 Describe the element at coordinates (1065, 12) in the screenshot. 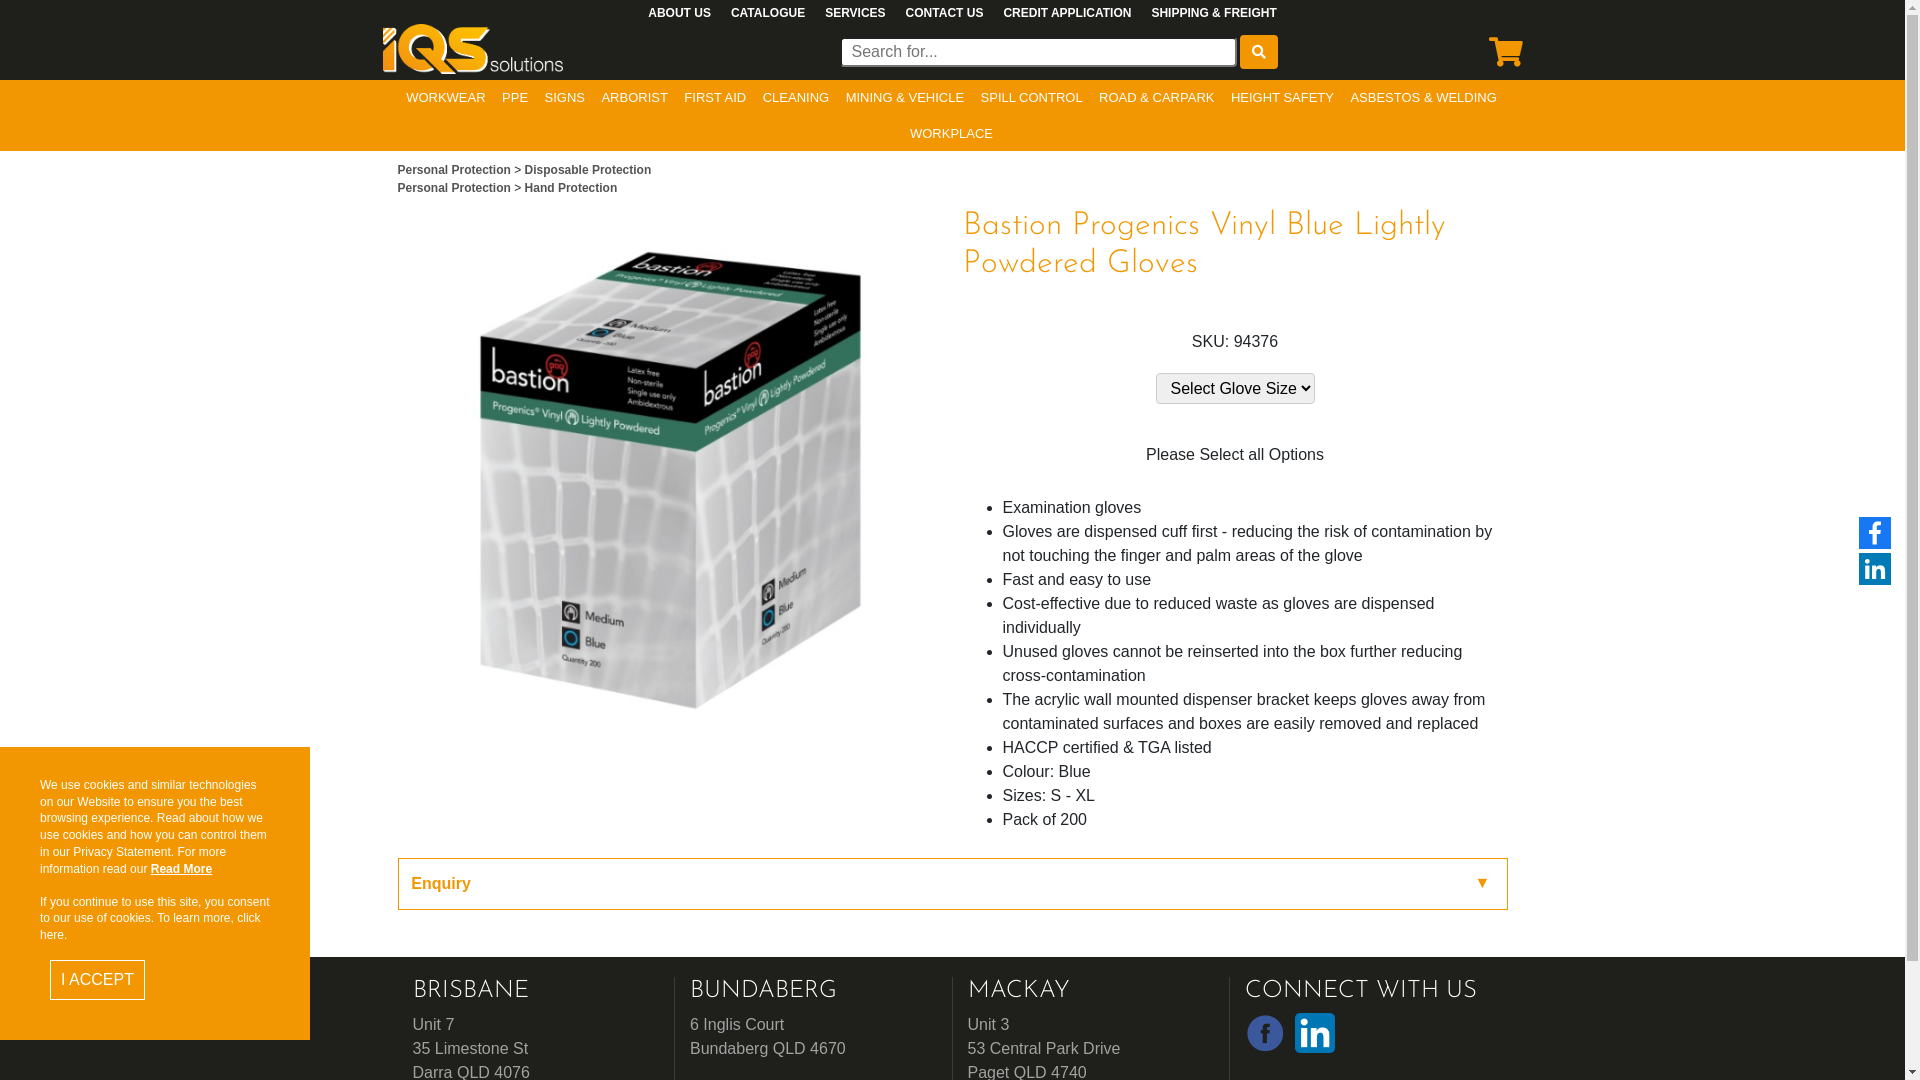

I see `'CREDIT APPLICATION'` at that location.